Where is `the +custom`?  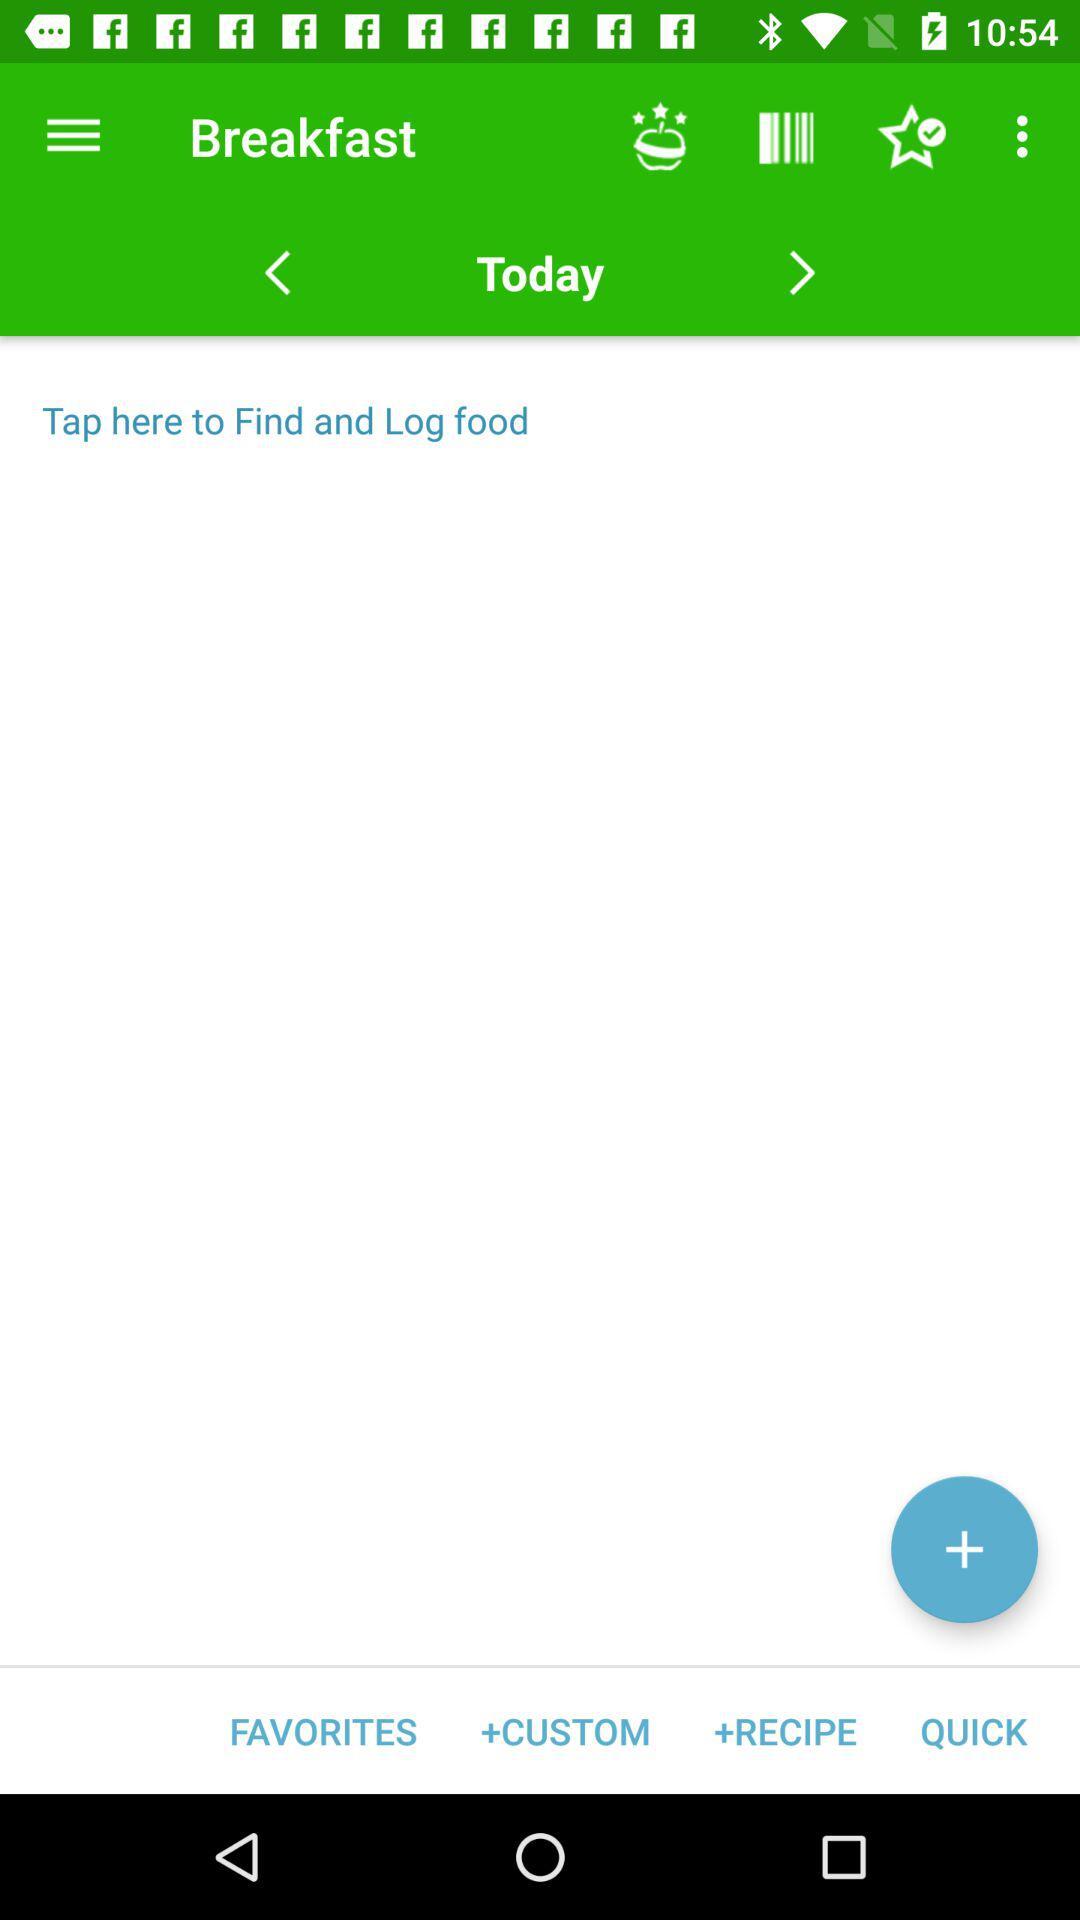
the +custom is located at coordinates (565, 1730).